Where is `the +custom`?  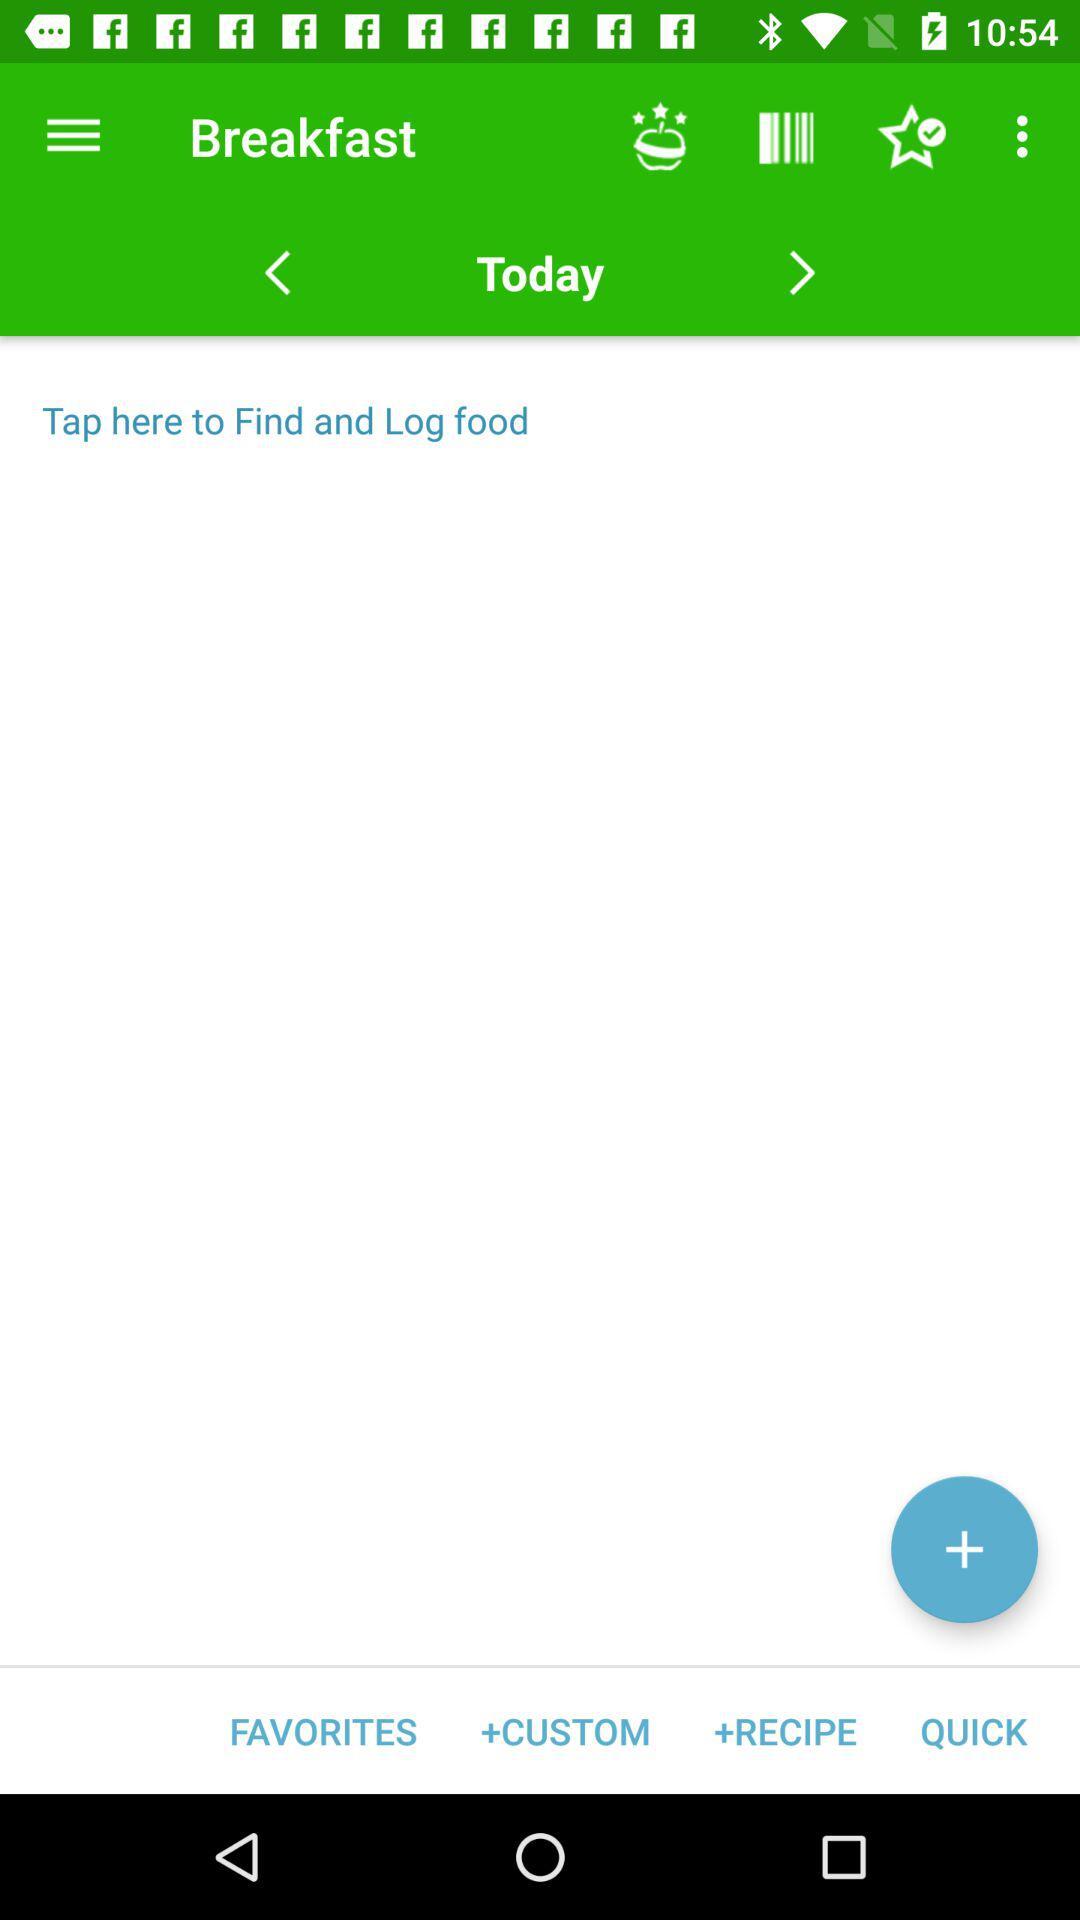
the +custom is located at coordinates (565, 1730).